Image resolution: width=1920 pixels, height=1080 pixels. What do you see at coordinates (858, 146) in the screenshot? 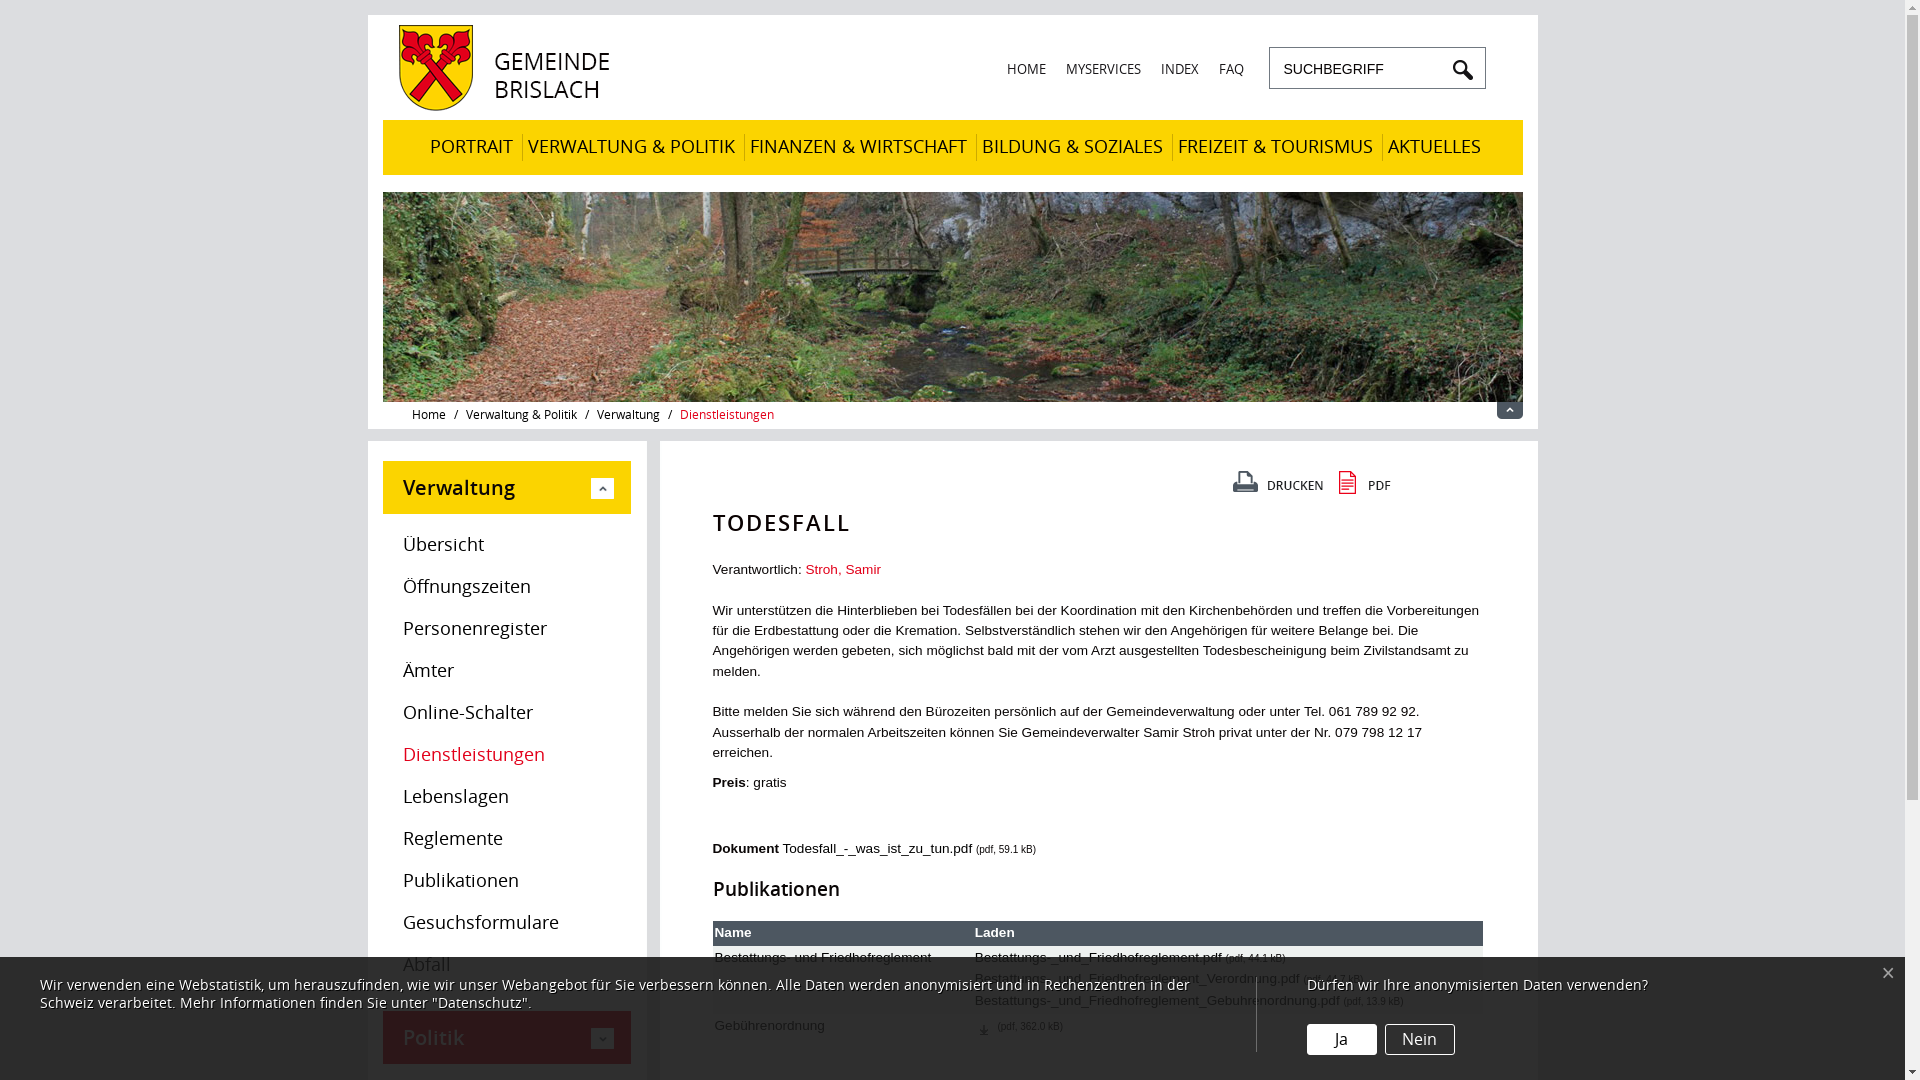
I see `'FINANZEN & WIRTSCHAFT'` at bounding box center [858, 146].